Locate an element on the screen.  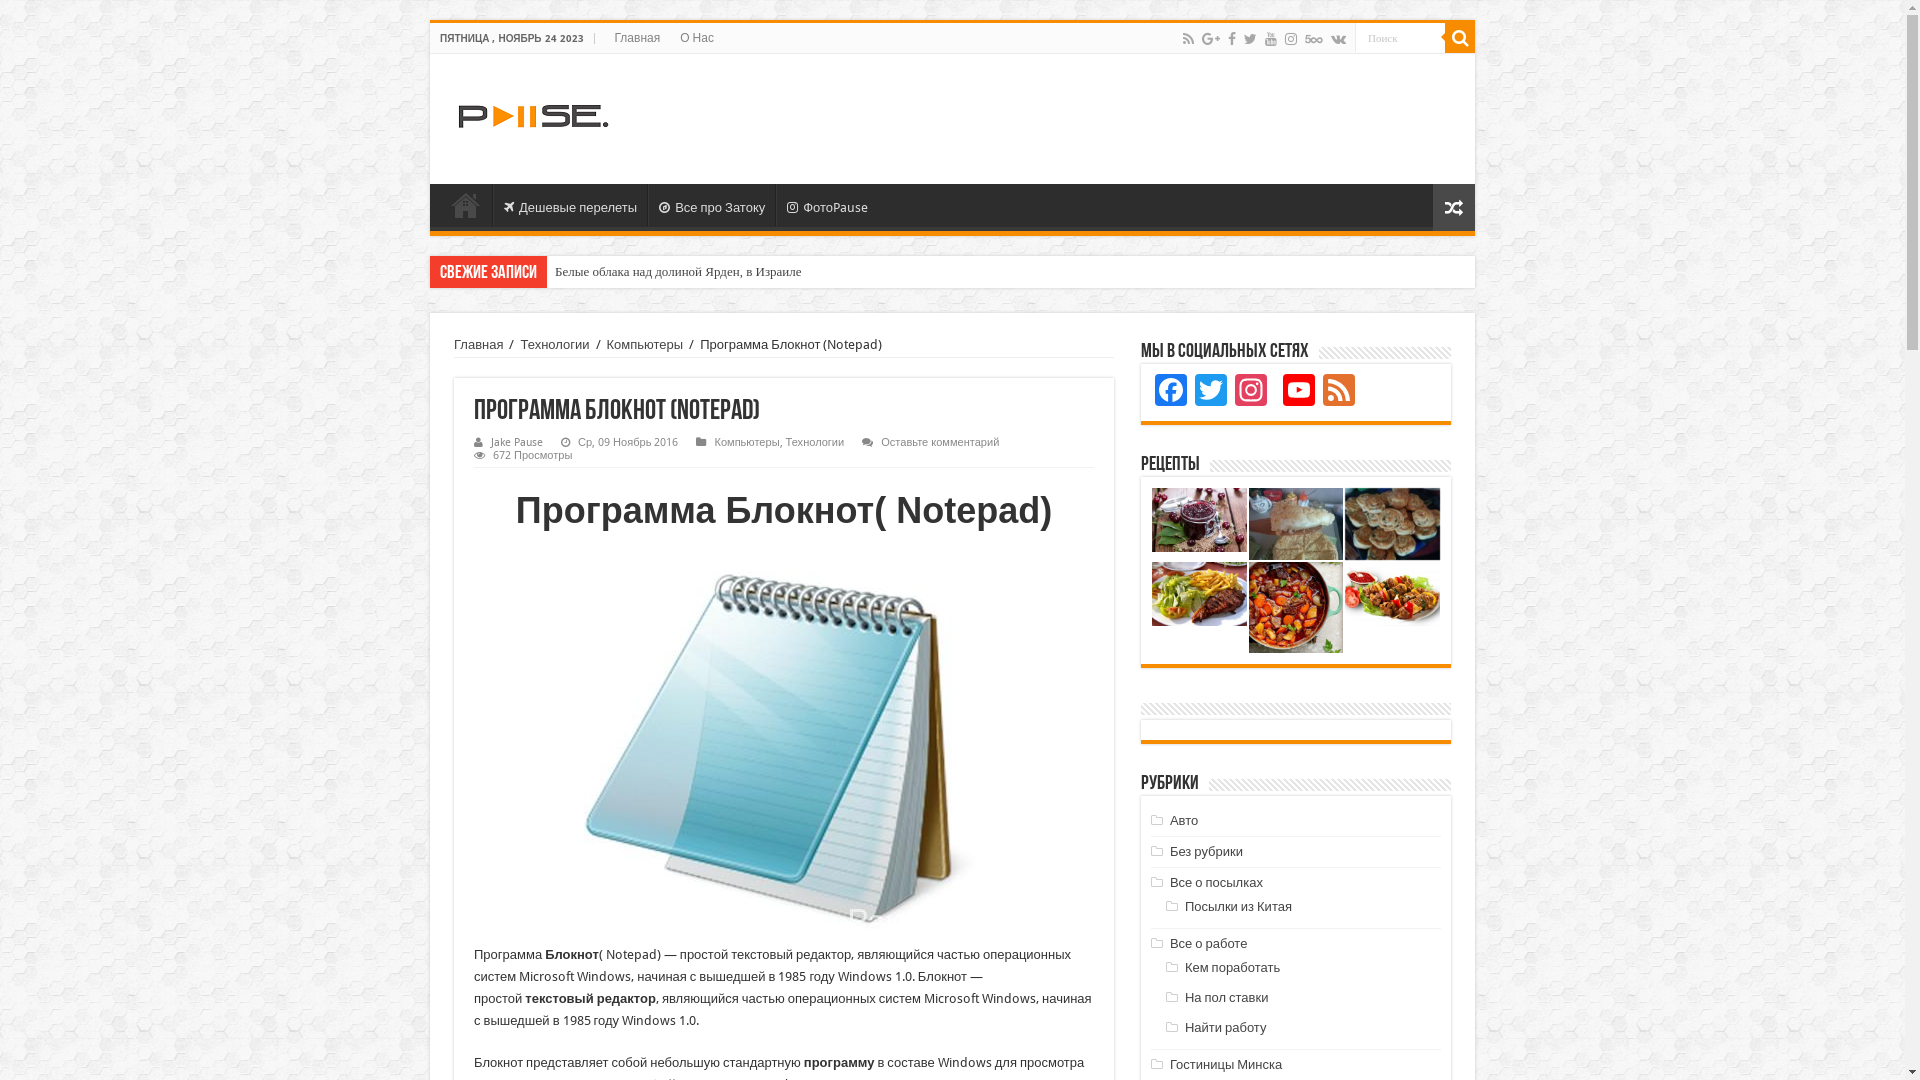
'Instagram' is located at coordinates (1250, 392).